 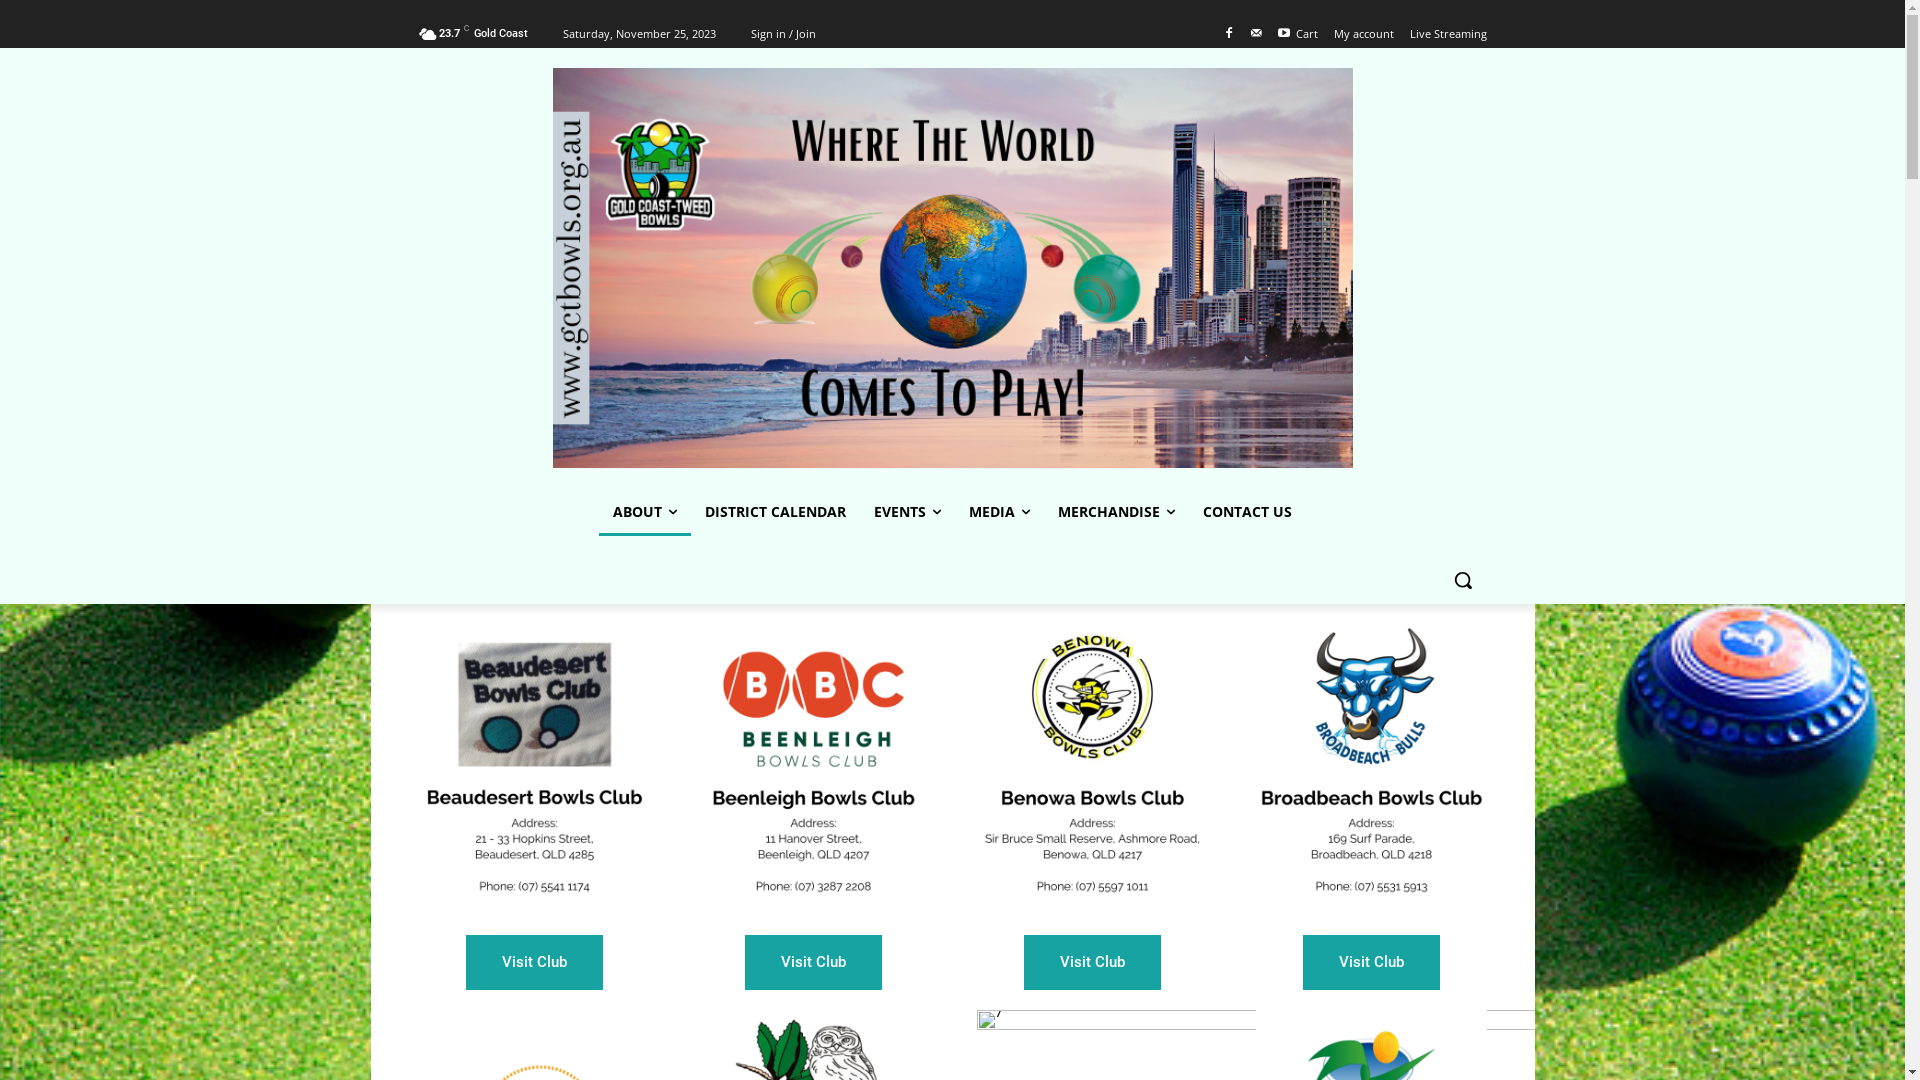 What do you see at coordinates (1042, 511) in the screenshot?
I see `'MERCHANDISE'` at bounding box center [1042, 511].